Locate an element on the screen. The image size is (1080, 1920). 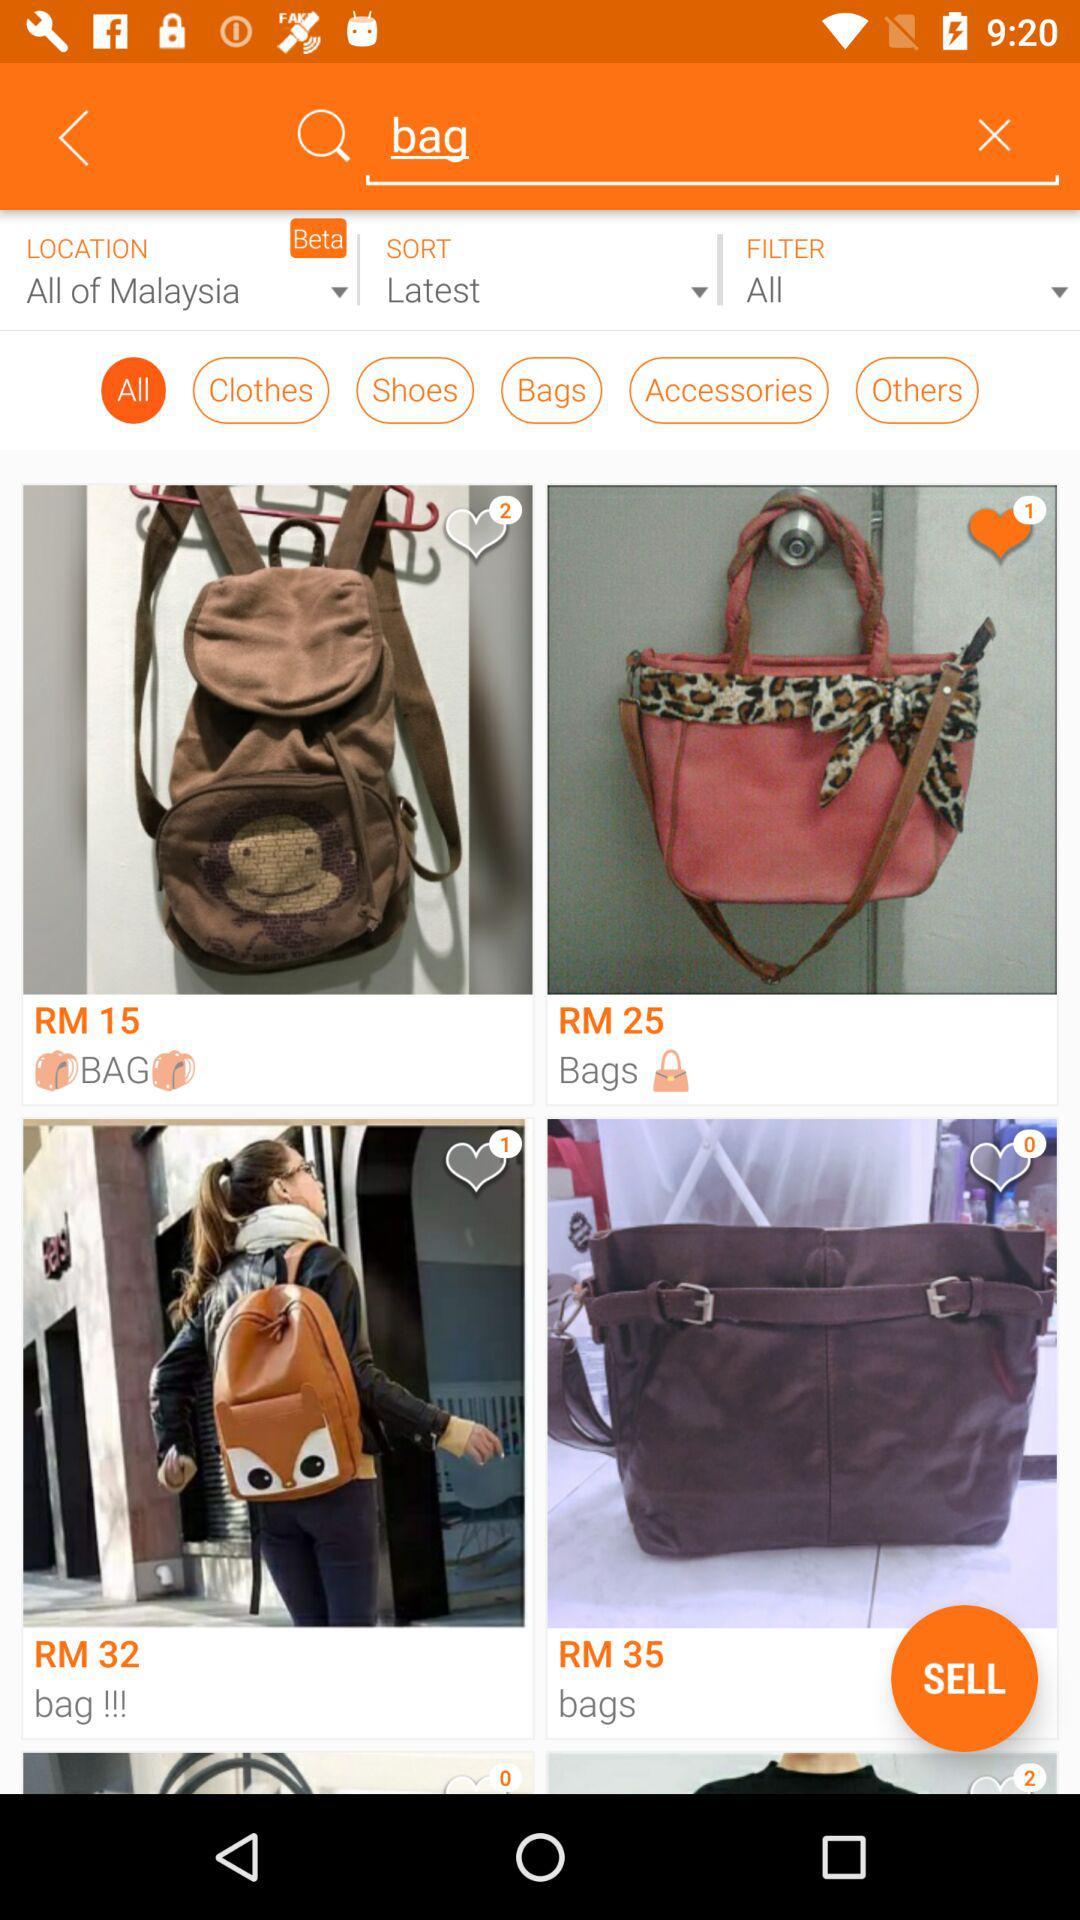
how items are sorted is located at coordinates (540, 269).